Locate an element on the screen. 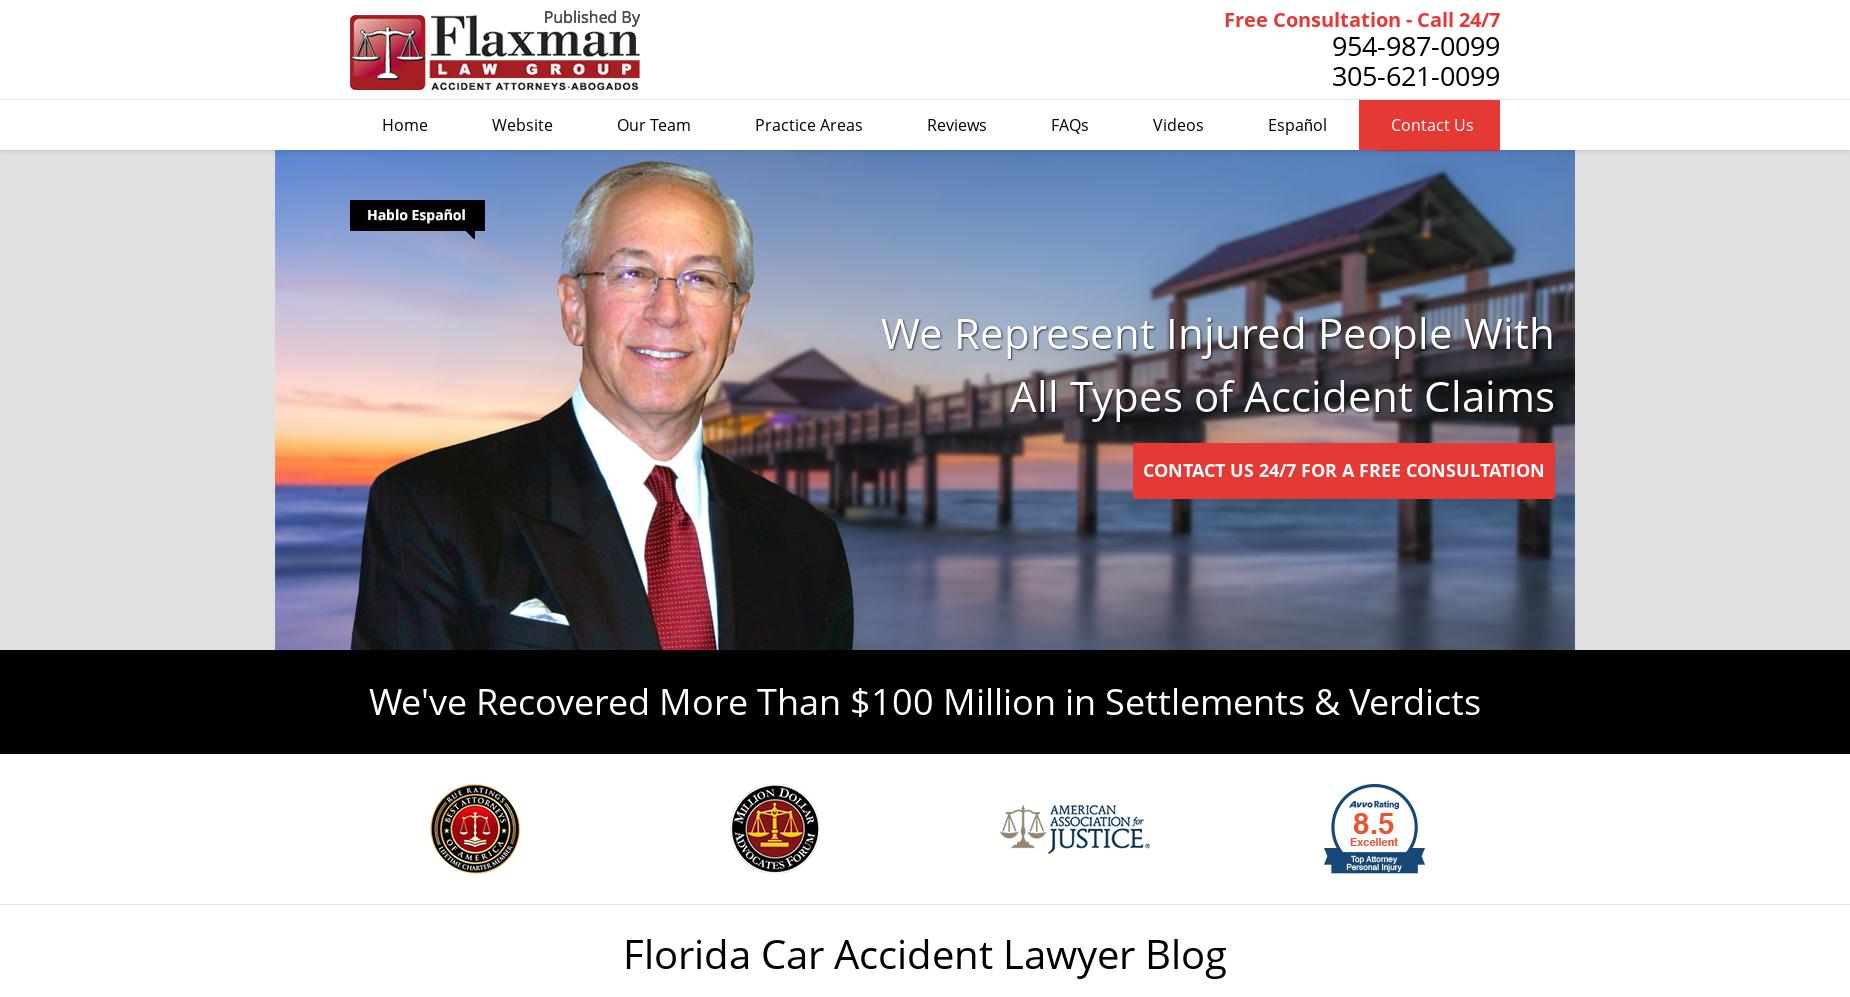  'Español' is located at coordinates (1296, 125).